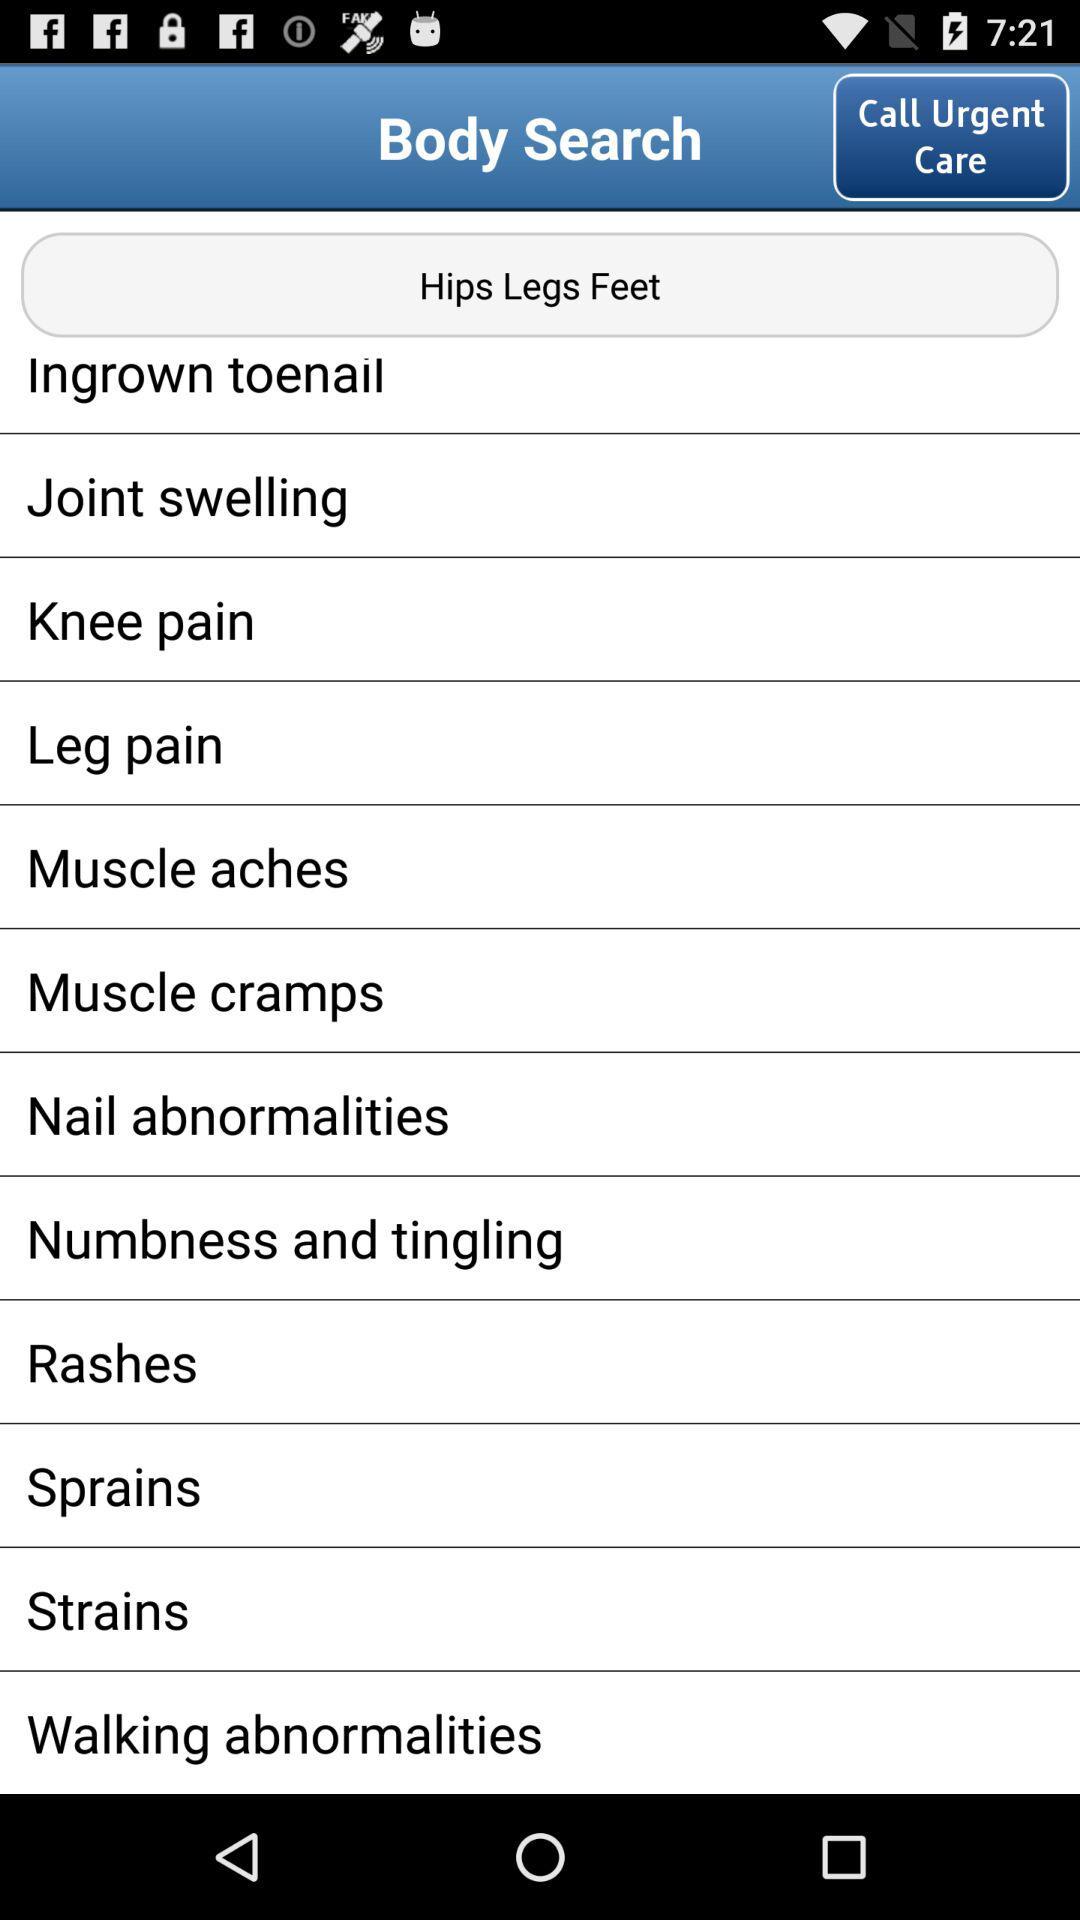 The image size is (1080, 1920). I want to click on the item above walking abnormalities icon, so click(540, 1609).